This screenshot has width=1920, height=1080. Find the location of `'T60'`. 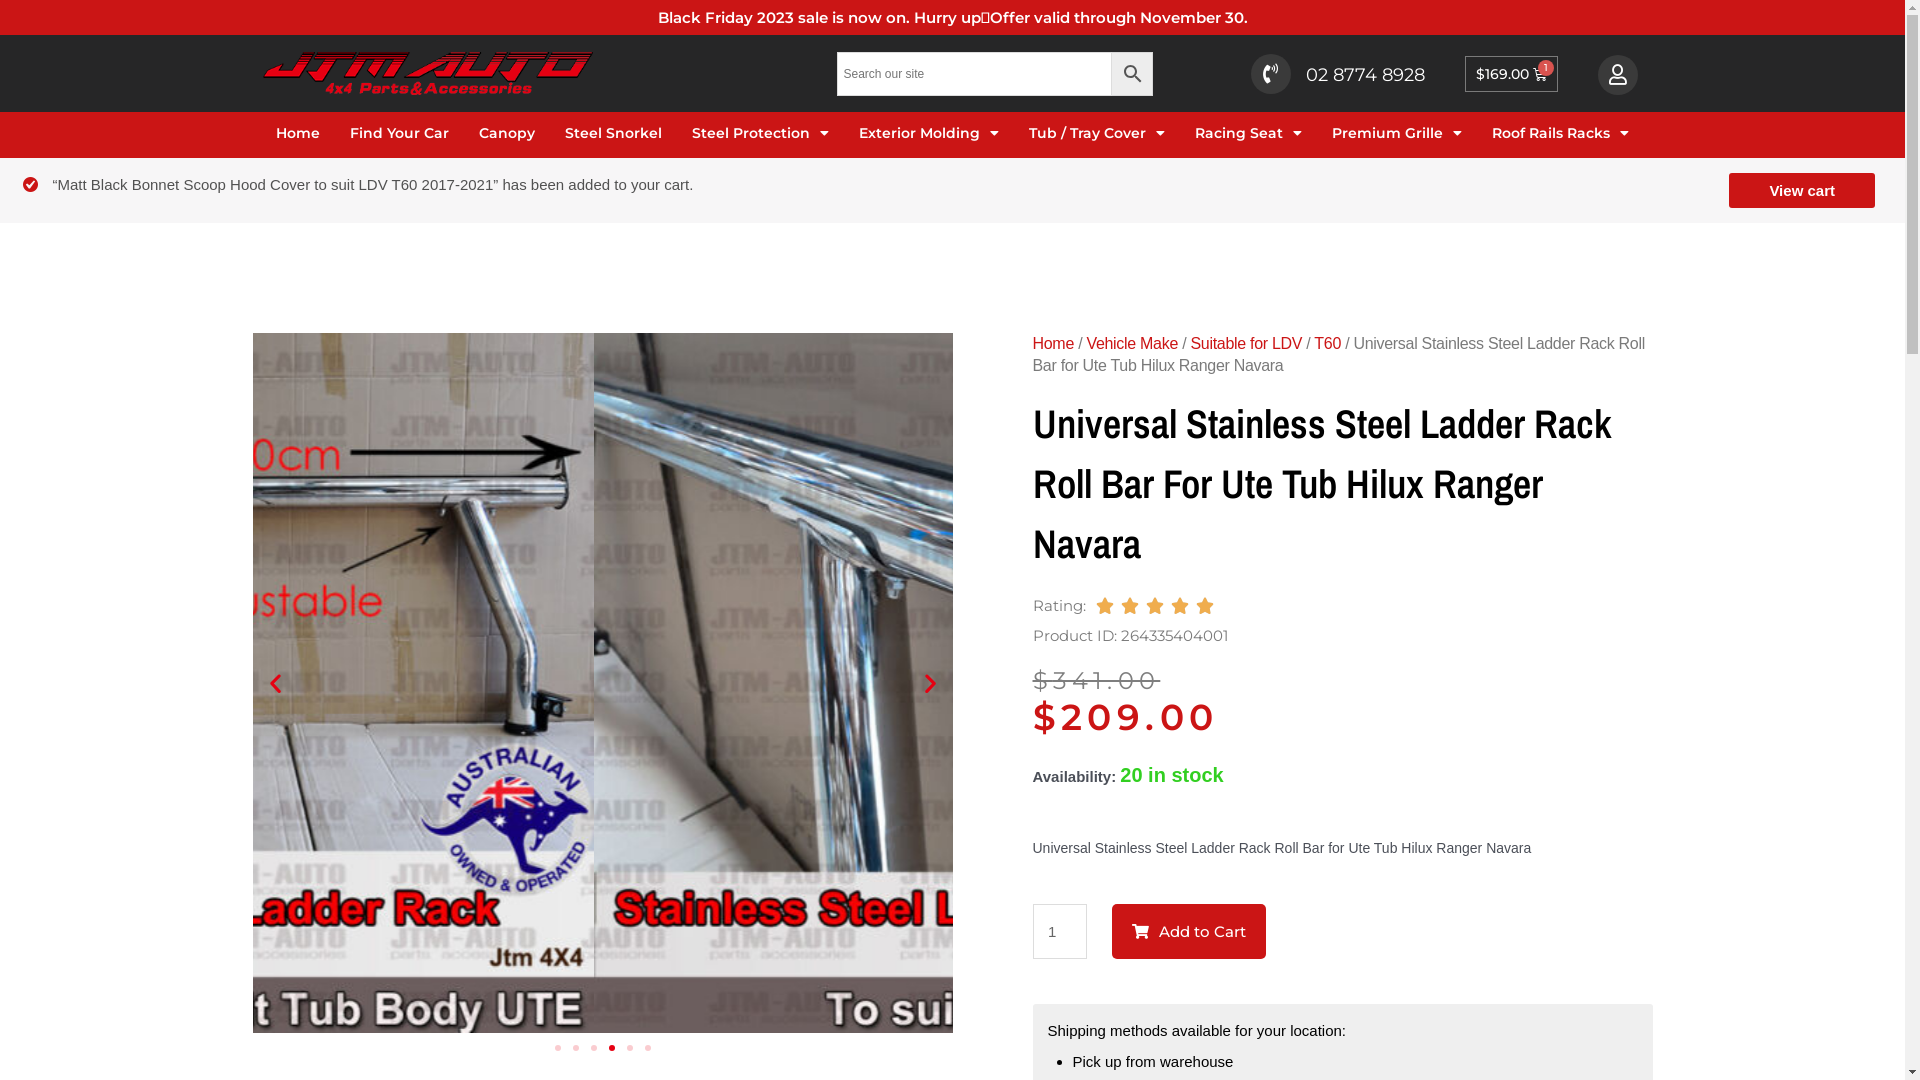

'T60' is located at coordinates (1327, 342).